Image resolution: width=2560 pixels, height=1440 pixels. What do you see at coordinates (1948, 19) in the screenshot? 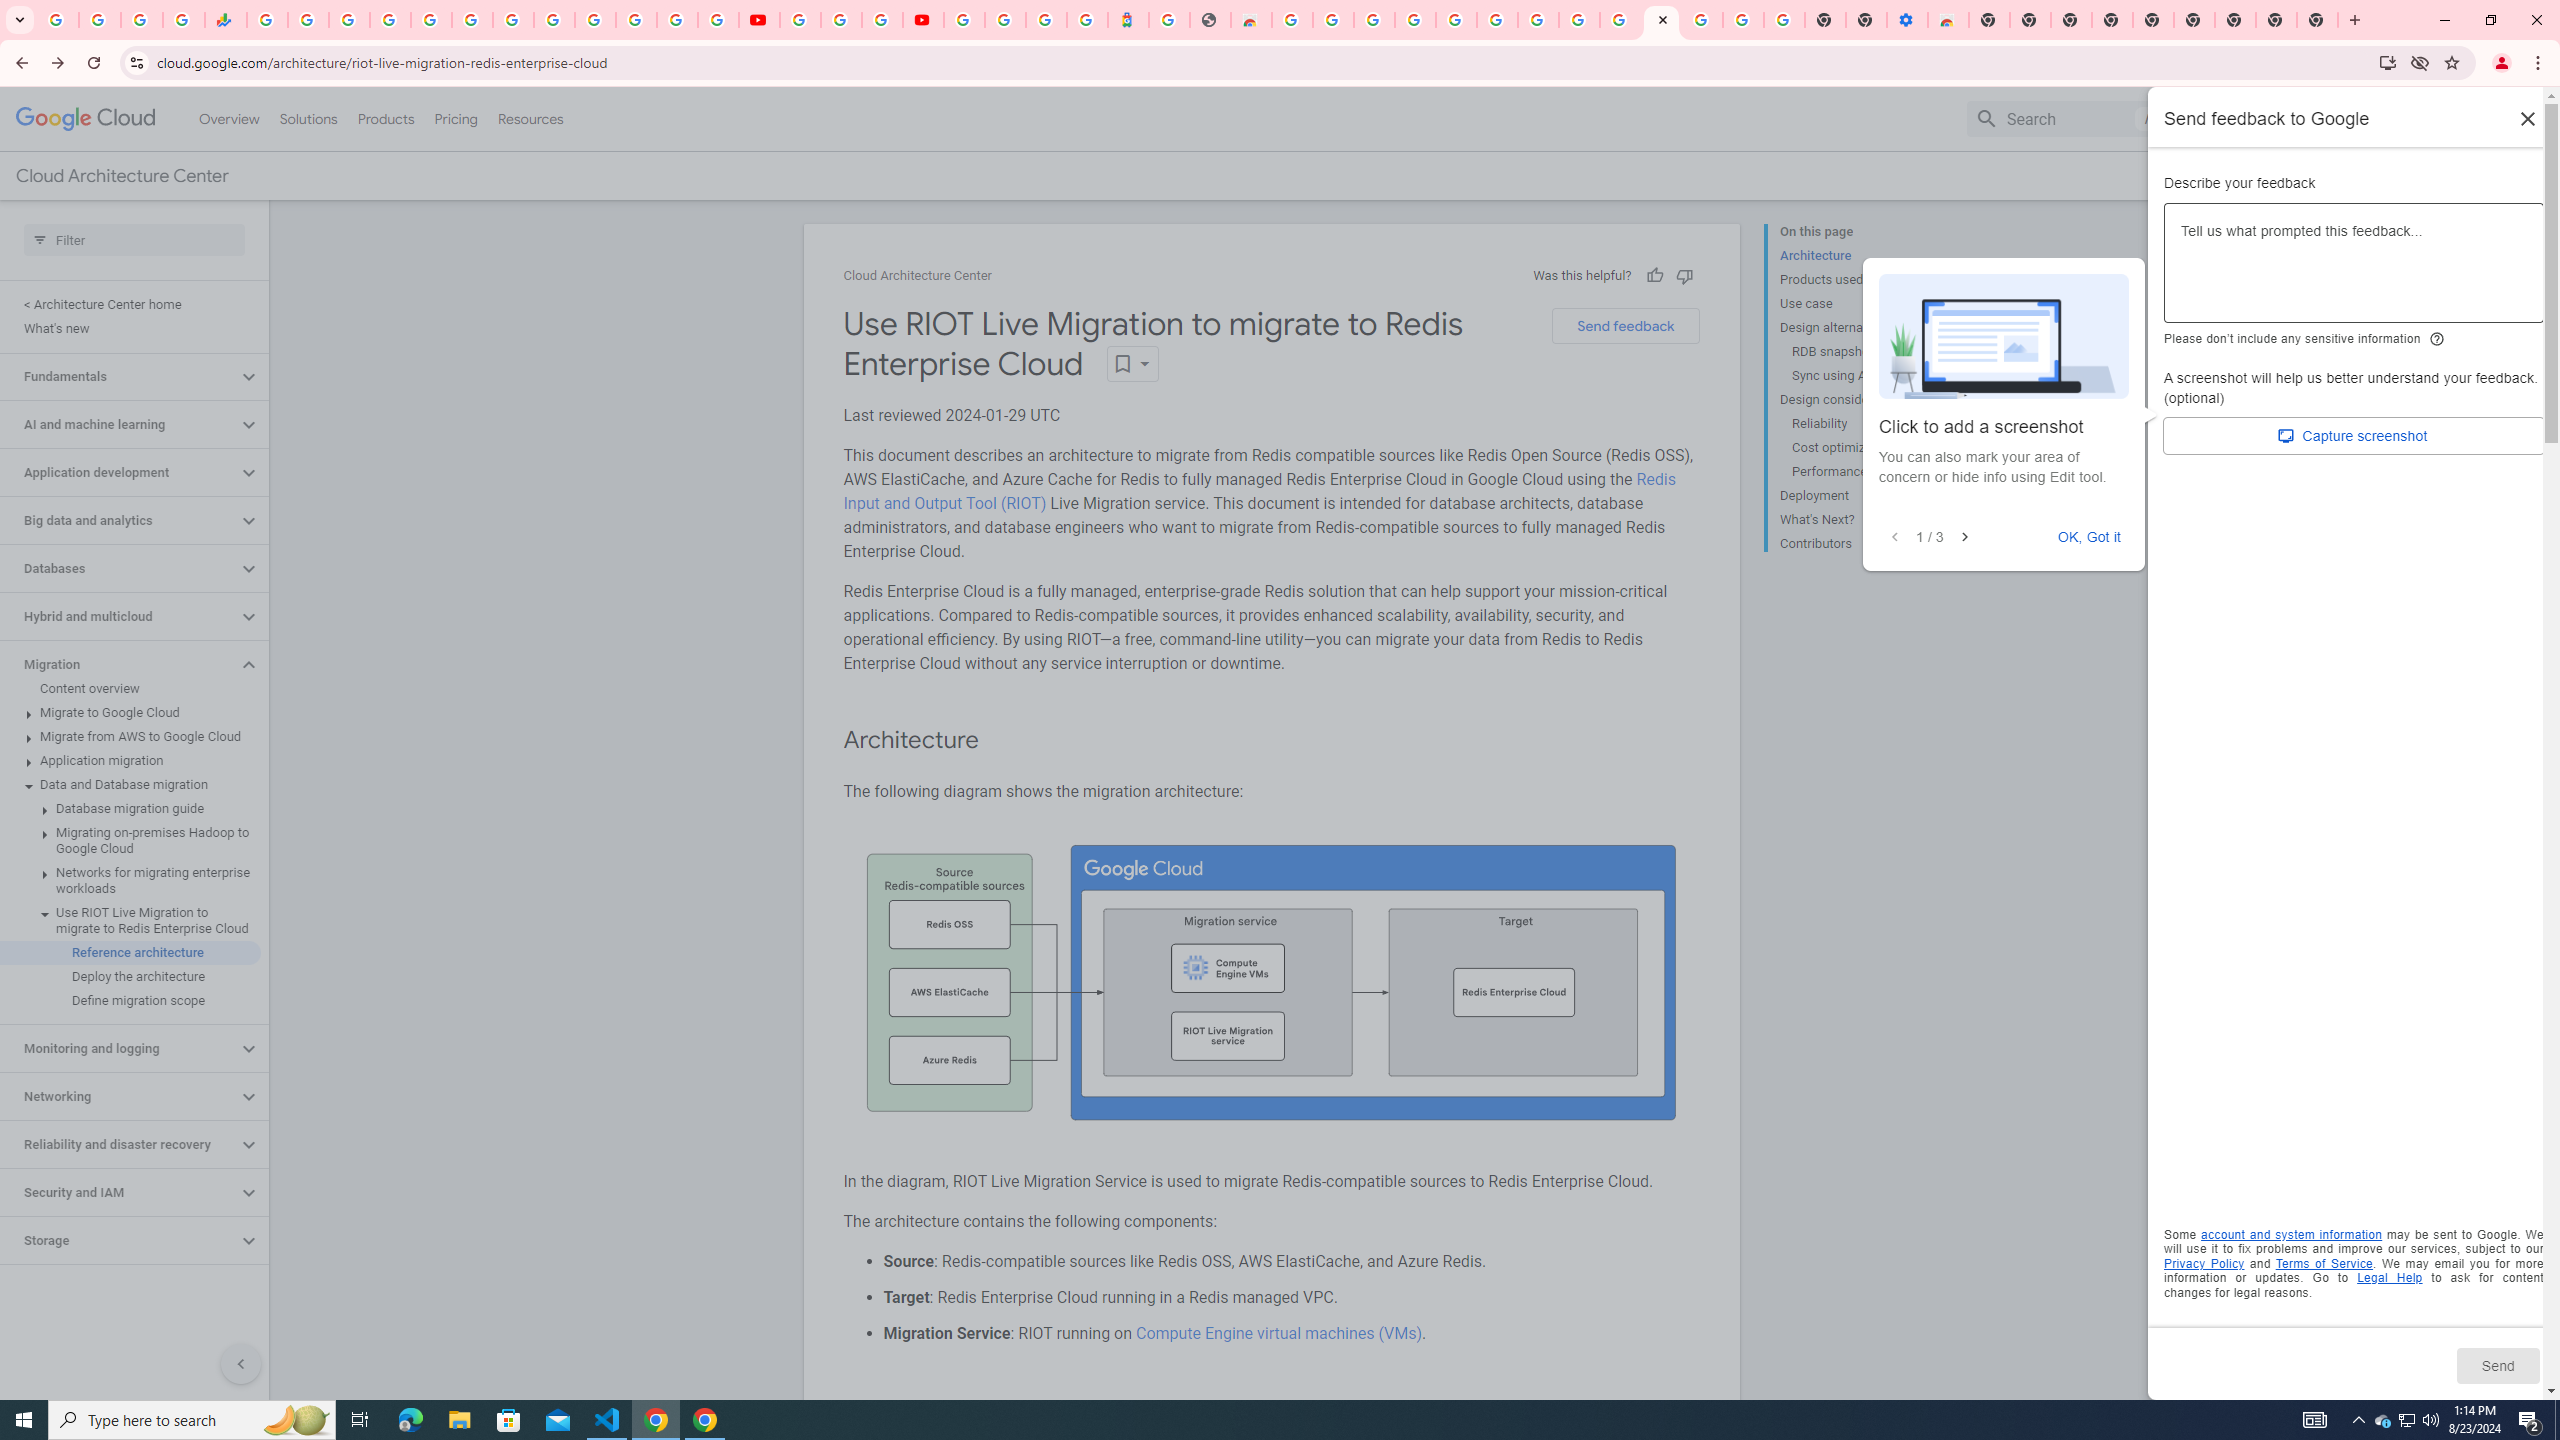
I see `'Chrome Web Store - Accessibility extensions'` at bounding box center [1948, 19].